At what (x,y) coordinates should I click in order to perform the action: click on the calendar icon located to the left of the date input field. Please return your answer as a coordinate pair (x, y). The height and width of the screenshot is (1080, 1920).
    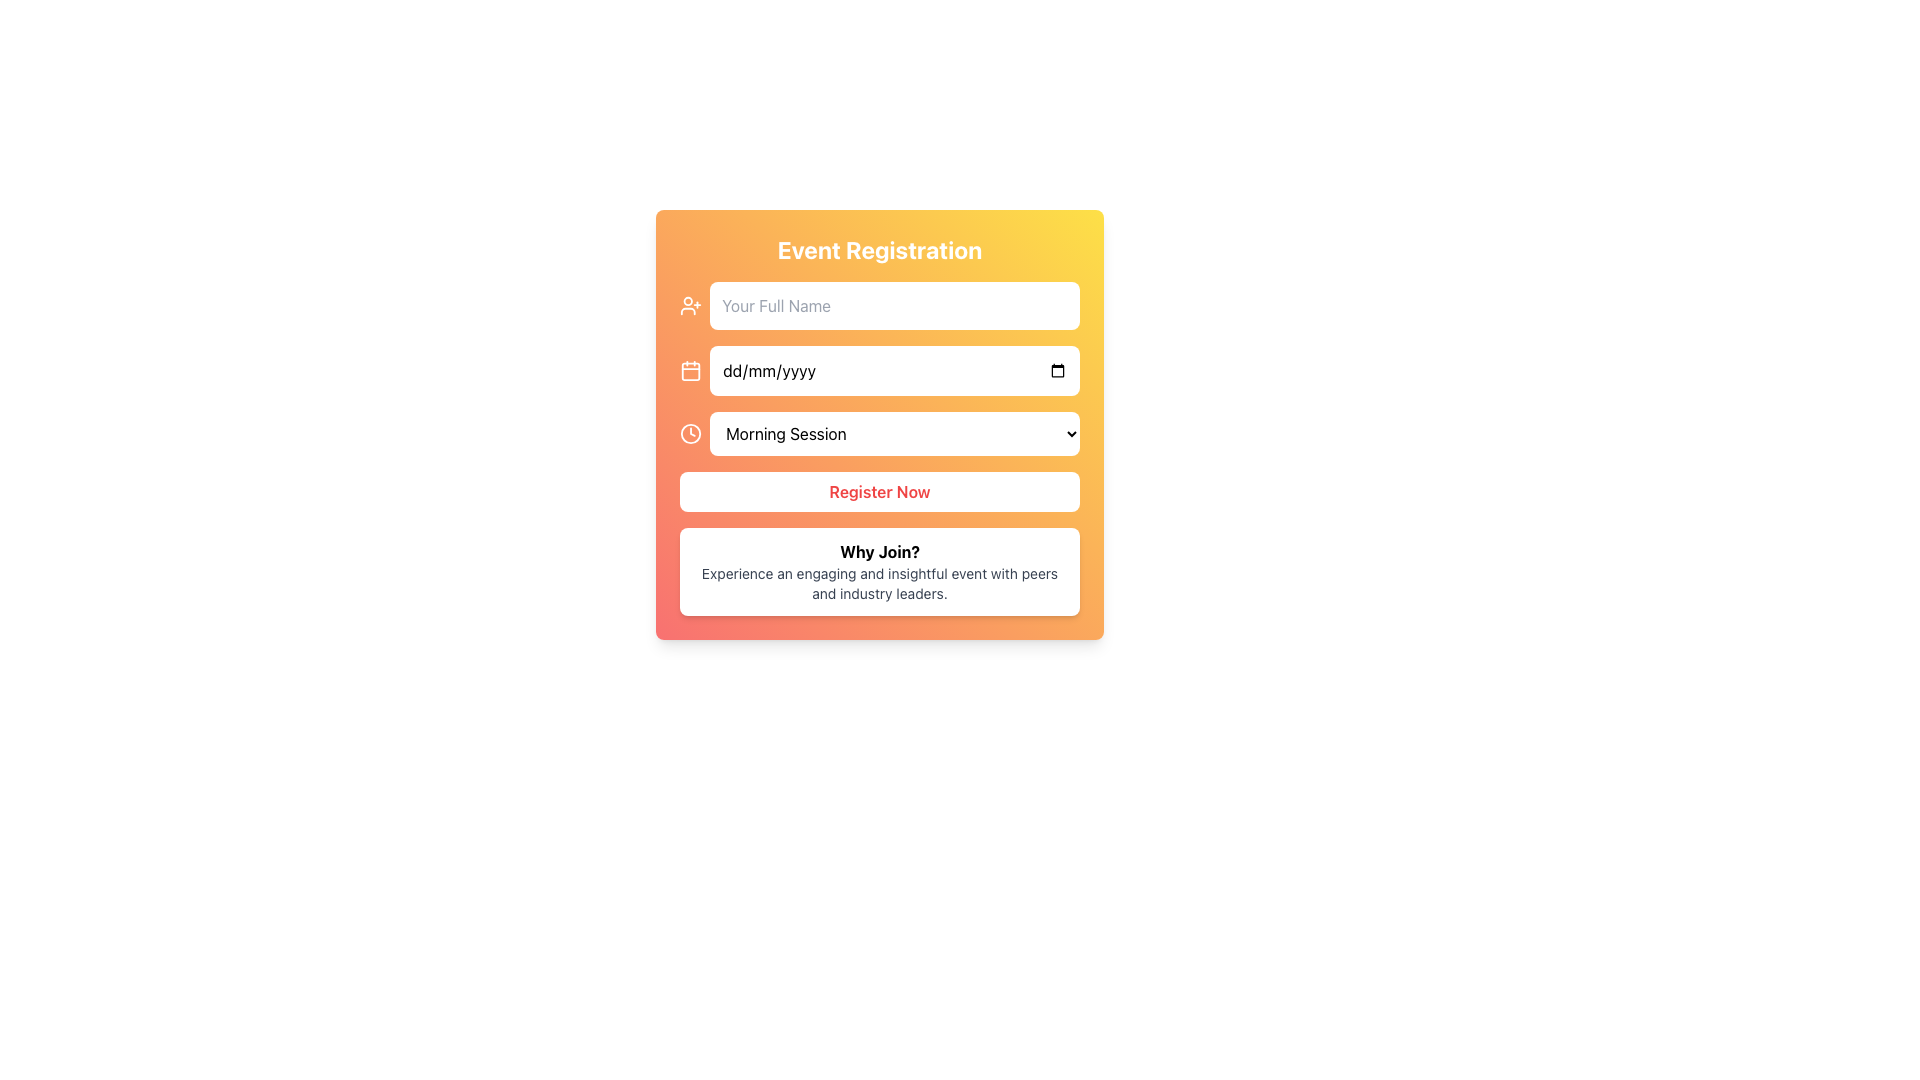
    Looking at the image, I should click on (691, 370).